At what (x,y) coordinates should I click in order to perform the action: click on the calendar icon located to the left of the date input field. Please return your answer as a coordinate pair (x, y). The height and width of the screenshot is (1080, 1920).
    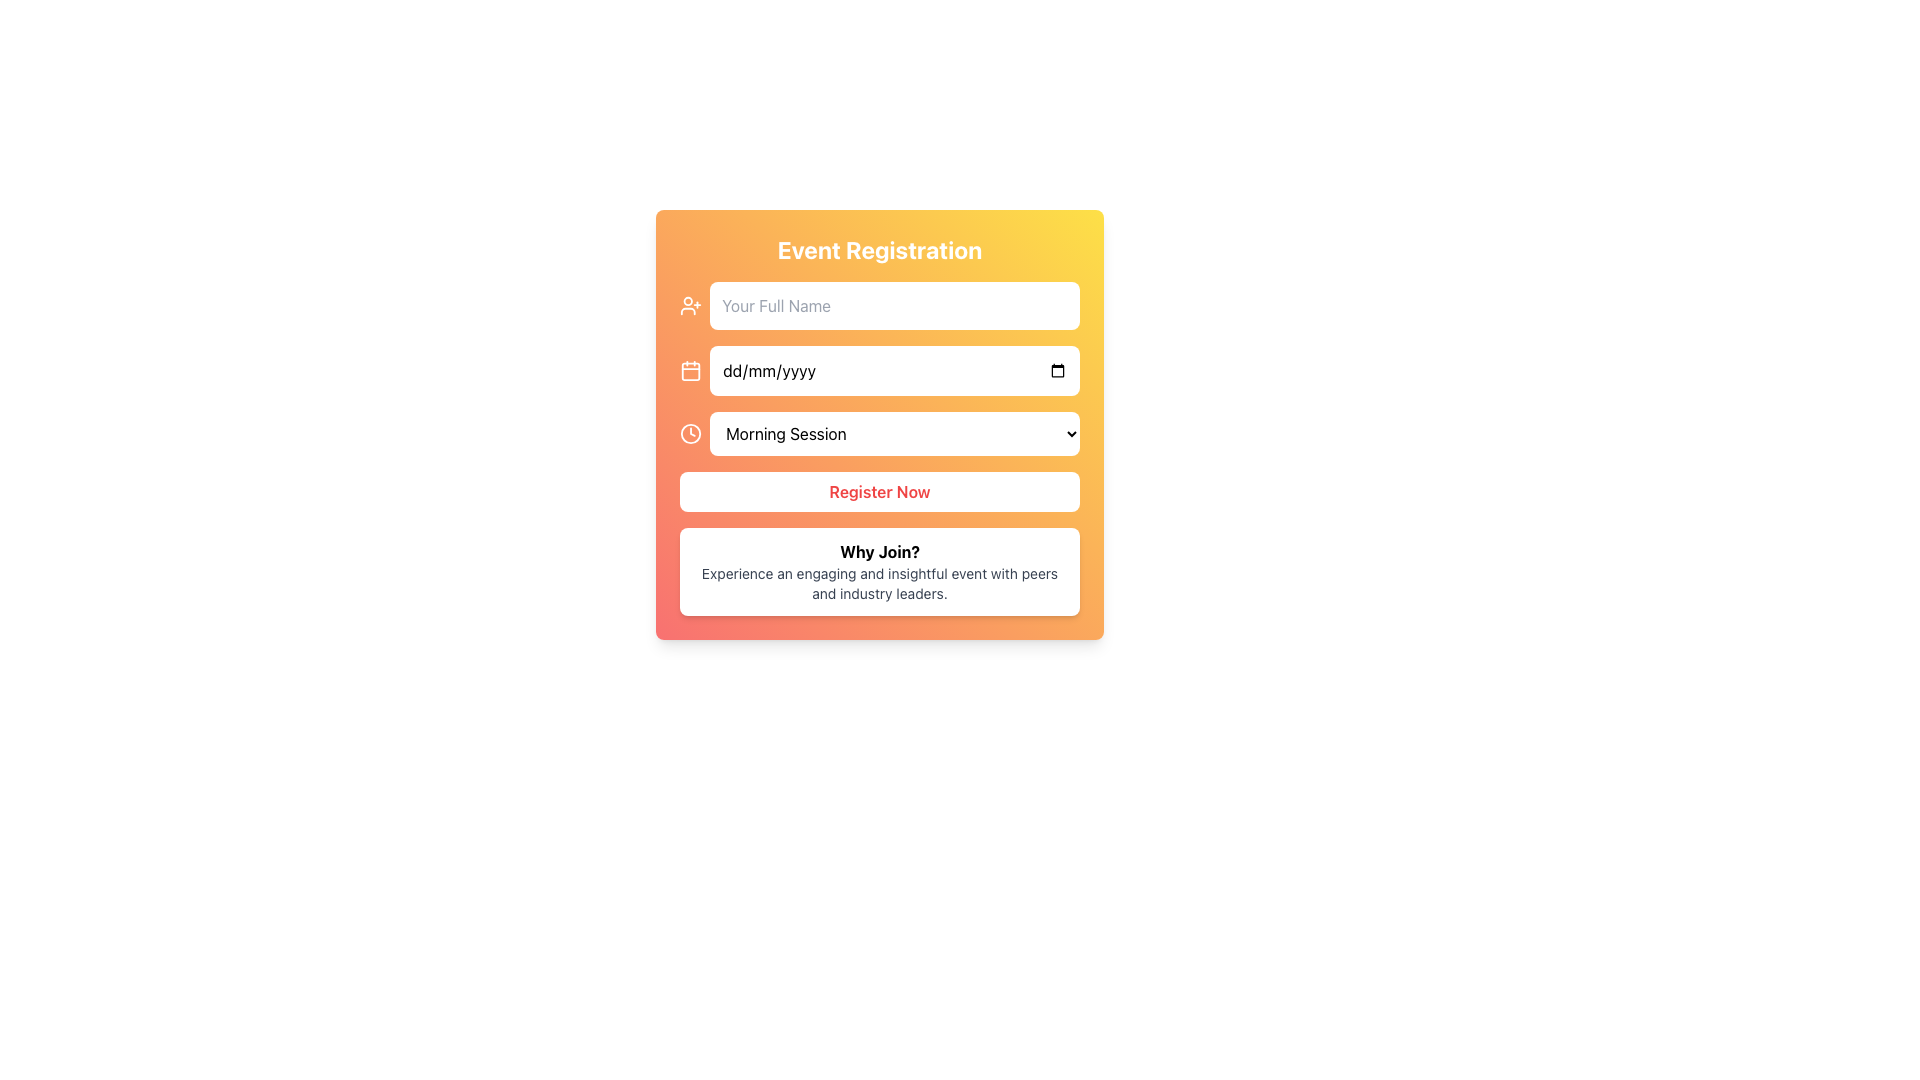
    Looking at the image, I should click on (691, 370).